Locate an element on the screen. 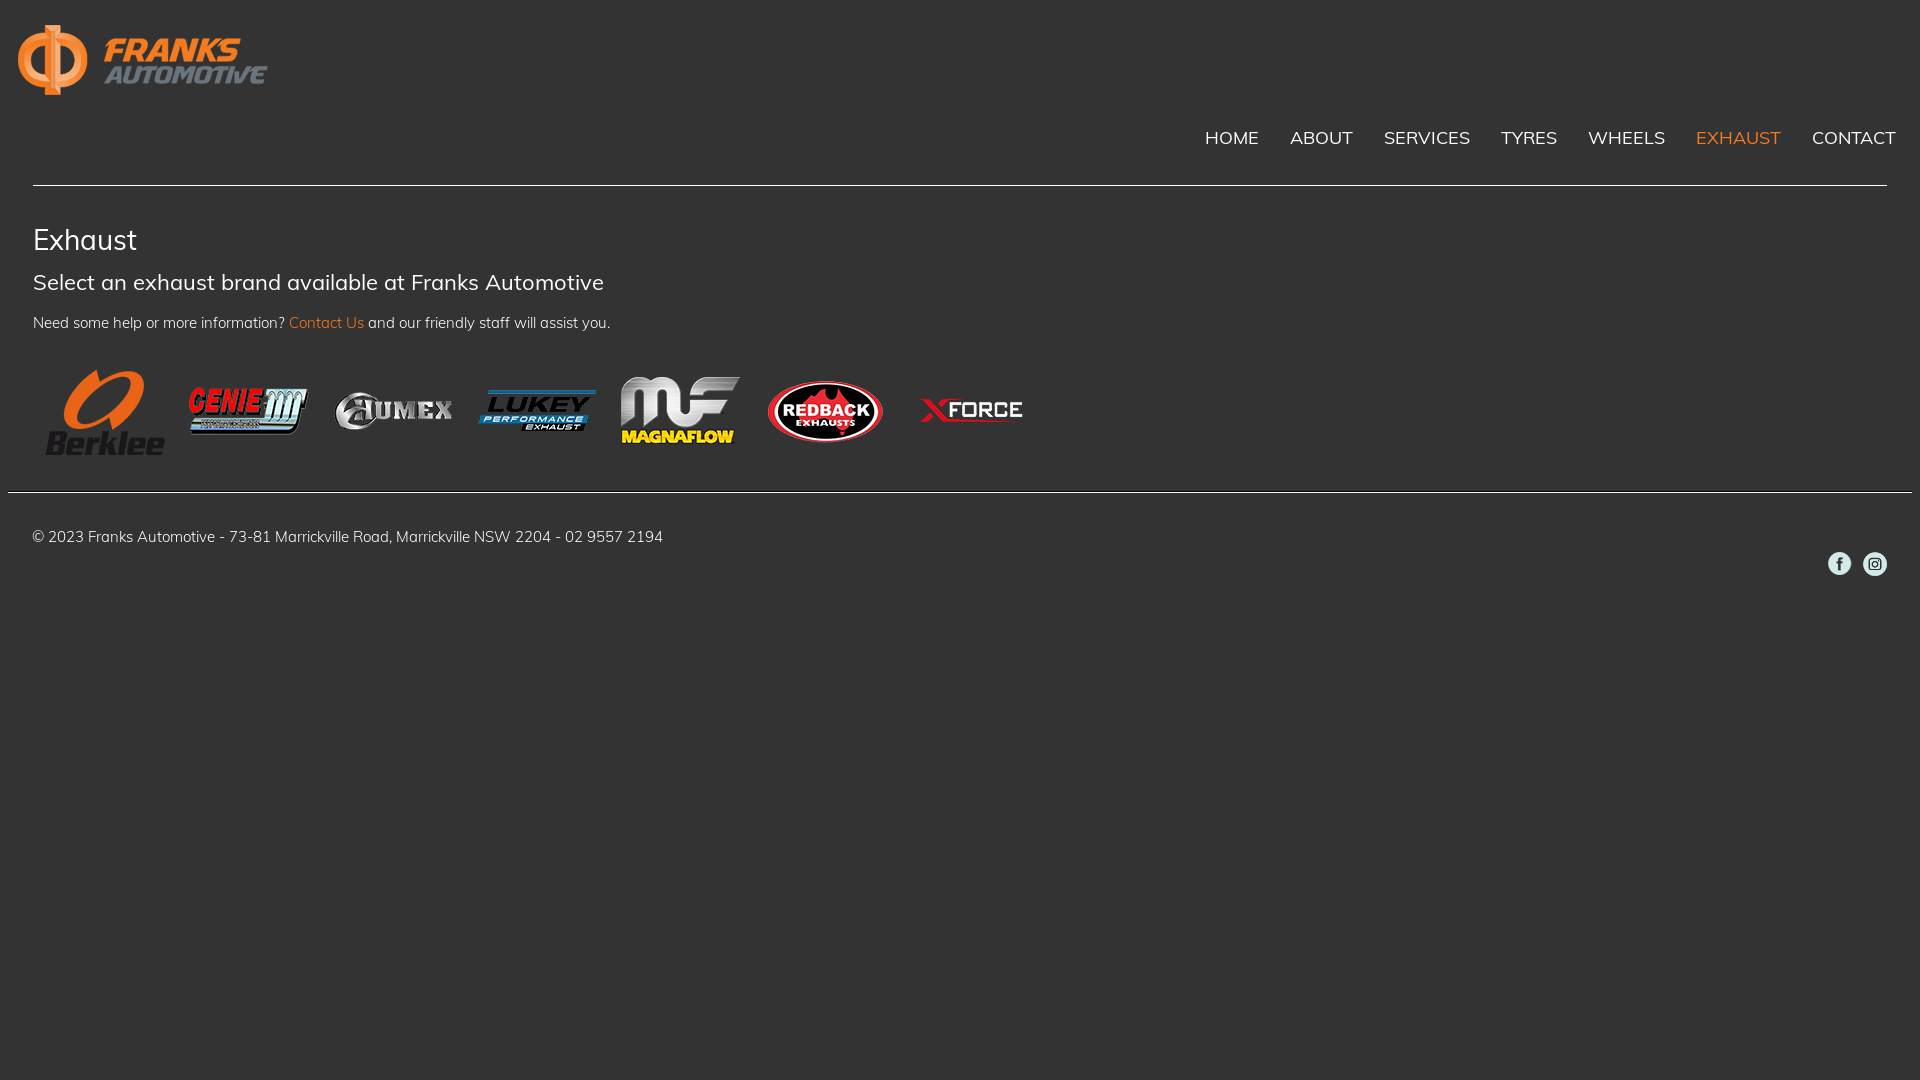  'EXHAUST' is located at coordinates (1737, 136).